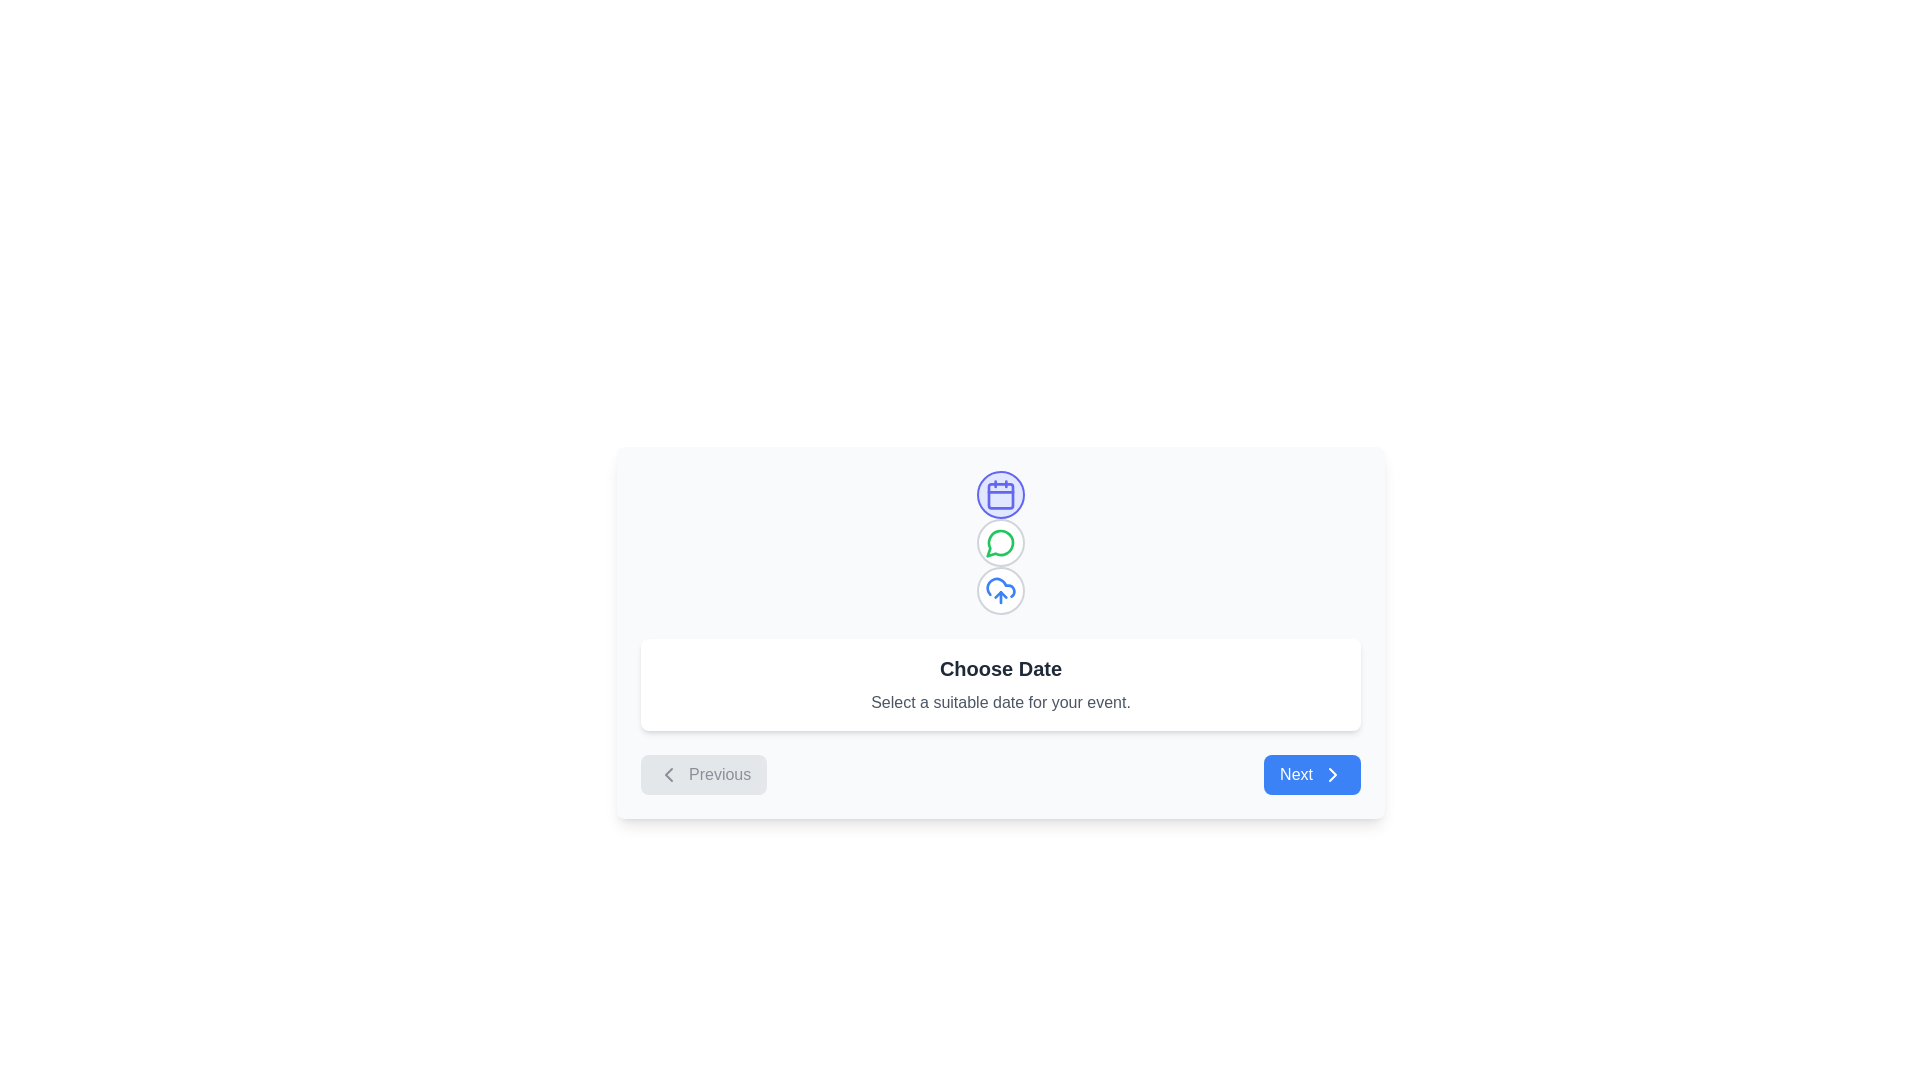 Image resolution: width=1920 pixels, height=1080 pixels. Describe the element at coordinates (704, 774) in the screenshot. I see `the button located in the bottom left of the horizontal navigation bar` at that location.